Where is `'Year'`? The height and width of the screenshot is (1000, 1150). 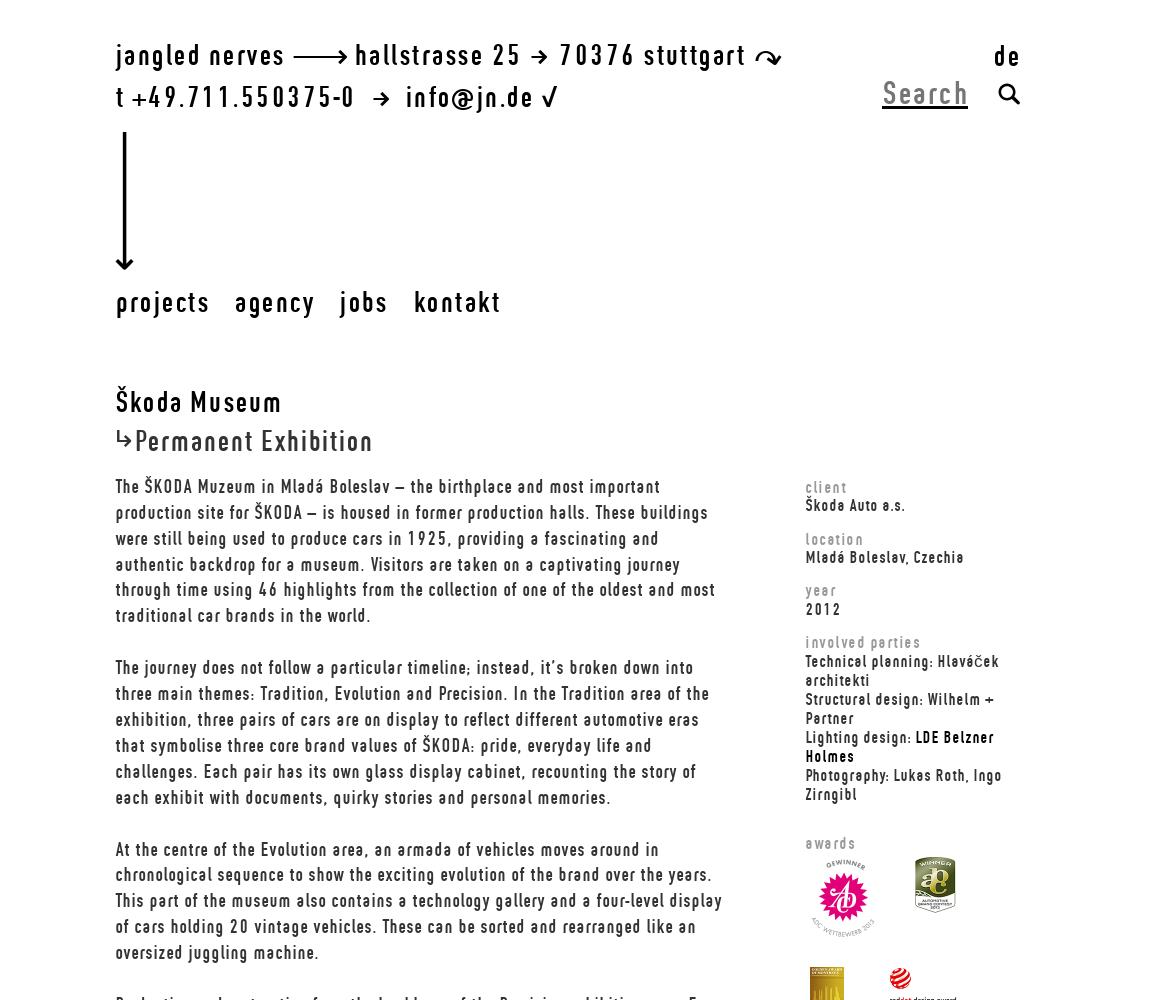 'Year' is located at coordinates (819, 589).